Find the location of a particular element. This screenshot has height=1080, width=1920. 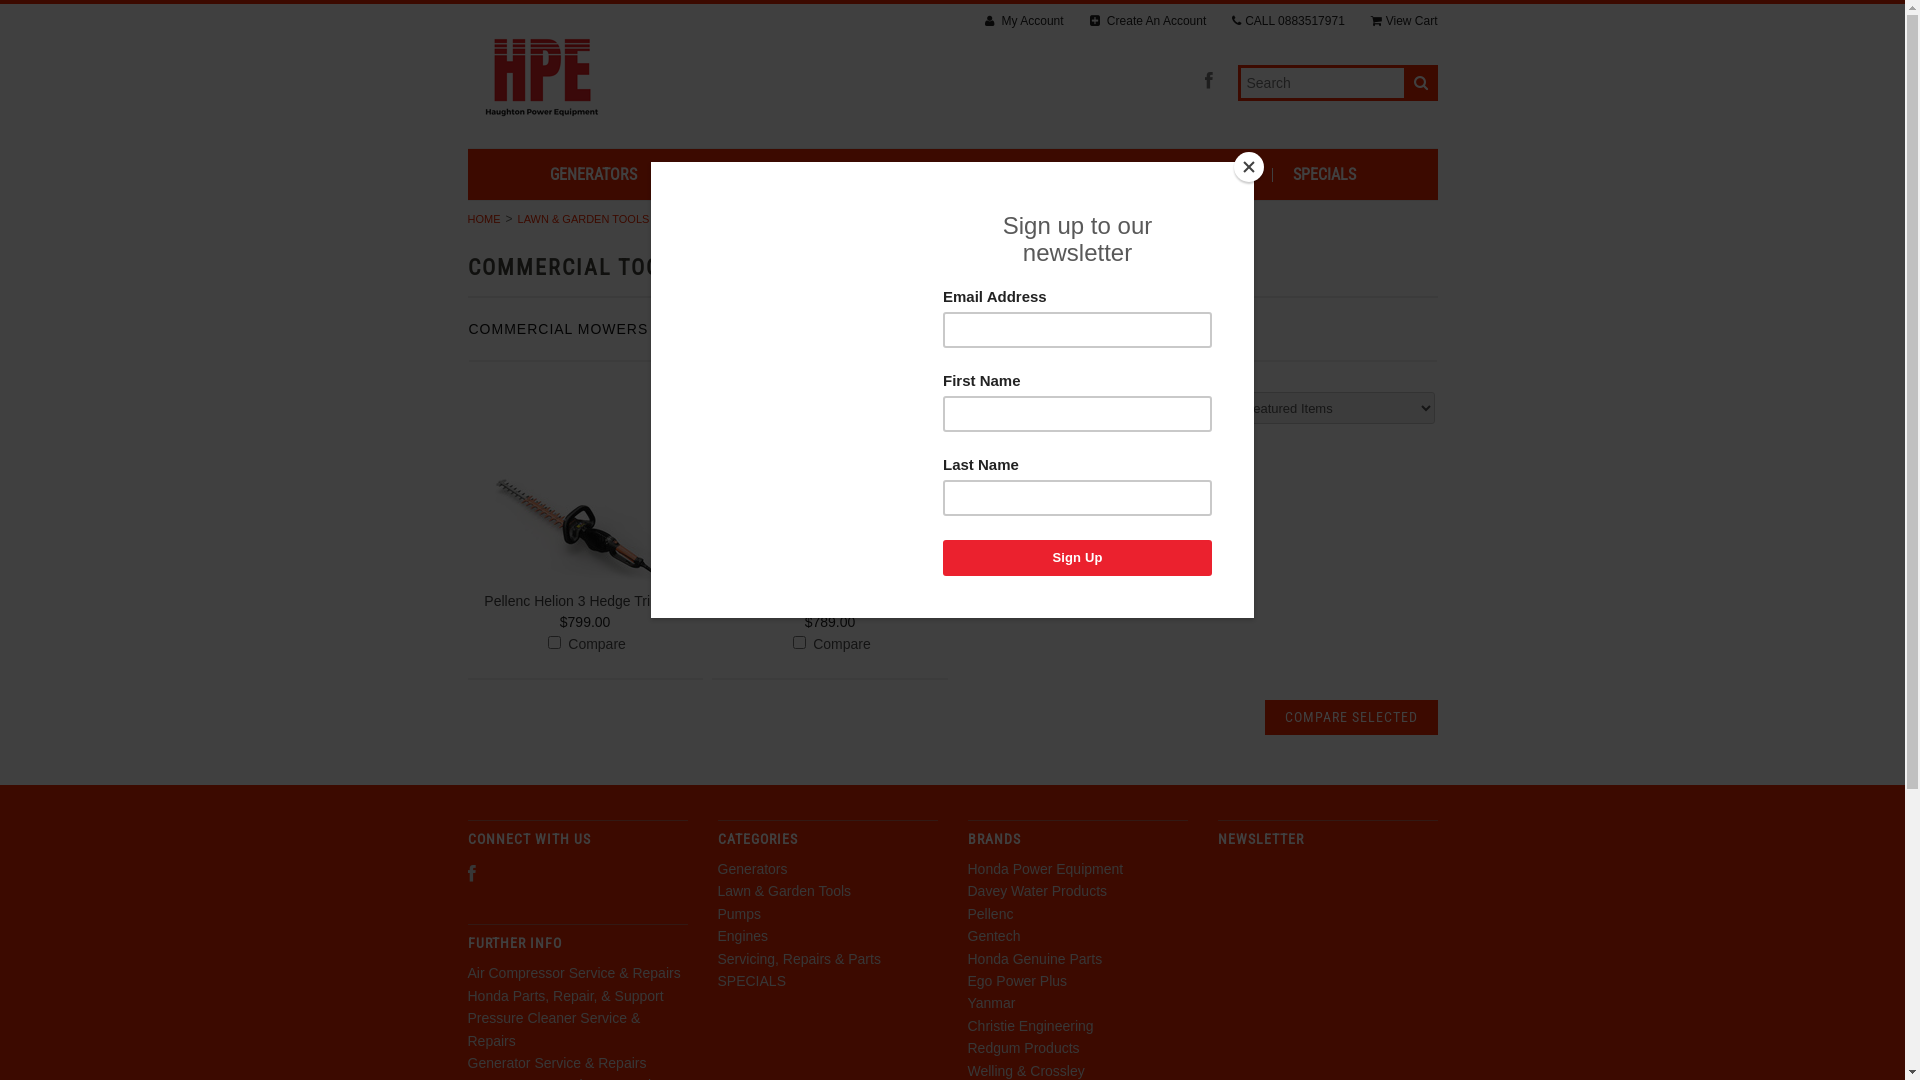

'View Cart' is located at coordinates (1403, 21).